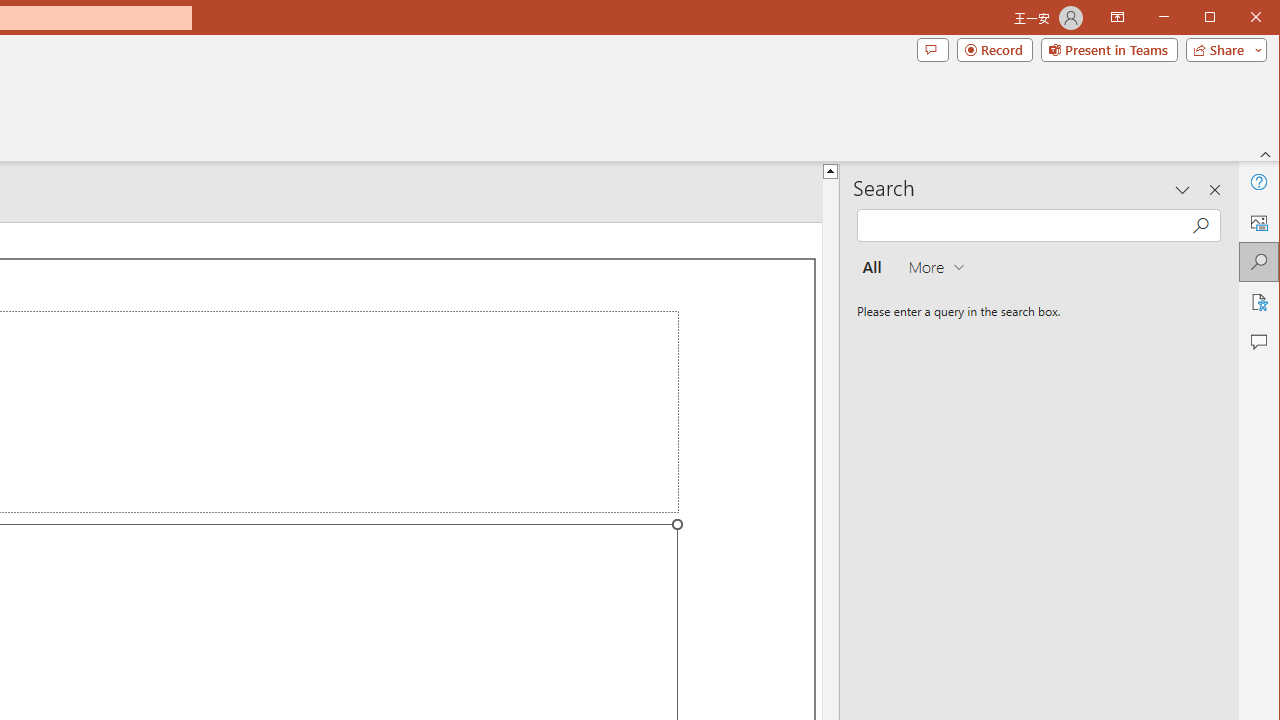 The width and height of the screenshot is (1280, 720). What do you see at coordinates (1260, 19) in the screenshot?
I see `'Close'` at bounding box center [1260, 19].